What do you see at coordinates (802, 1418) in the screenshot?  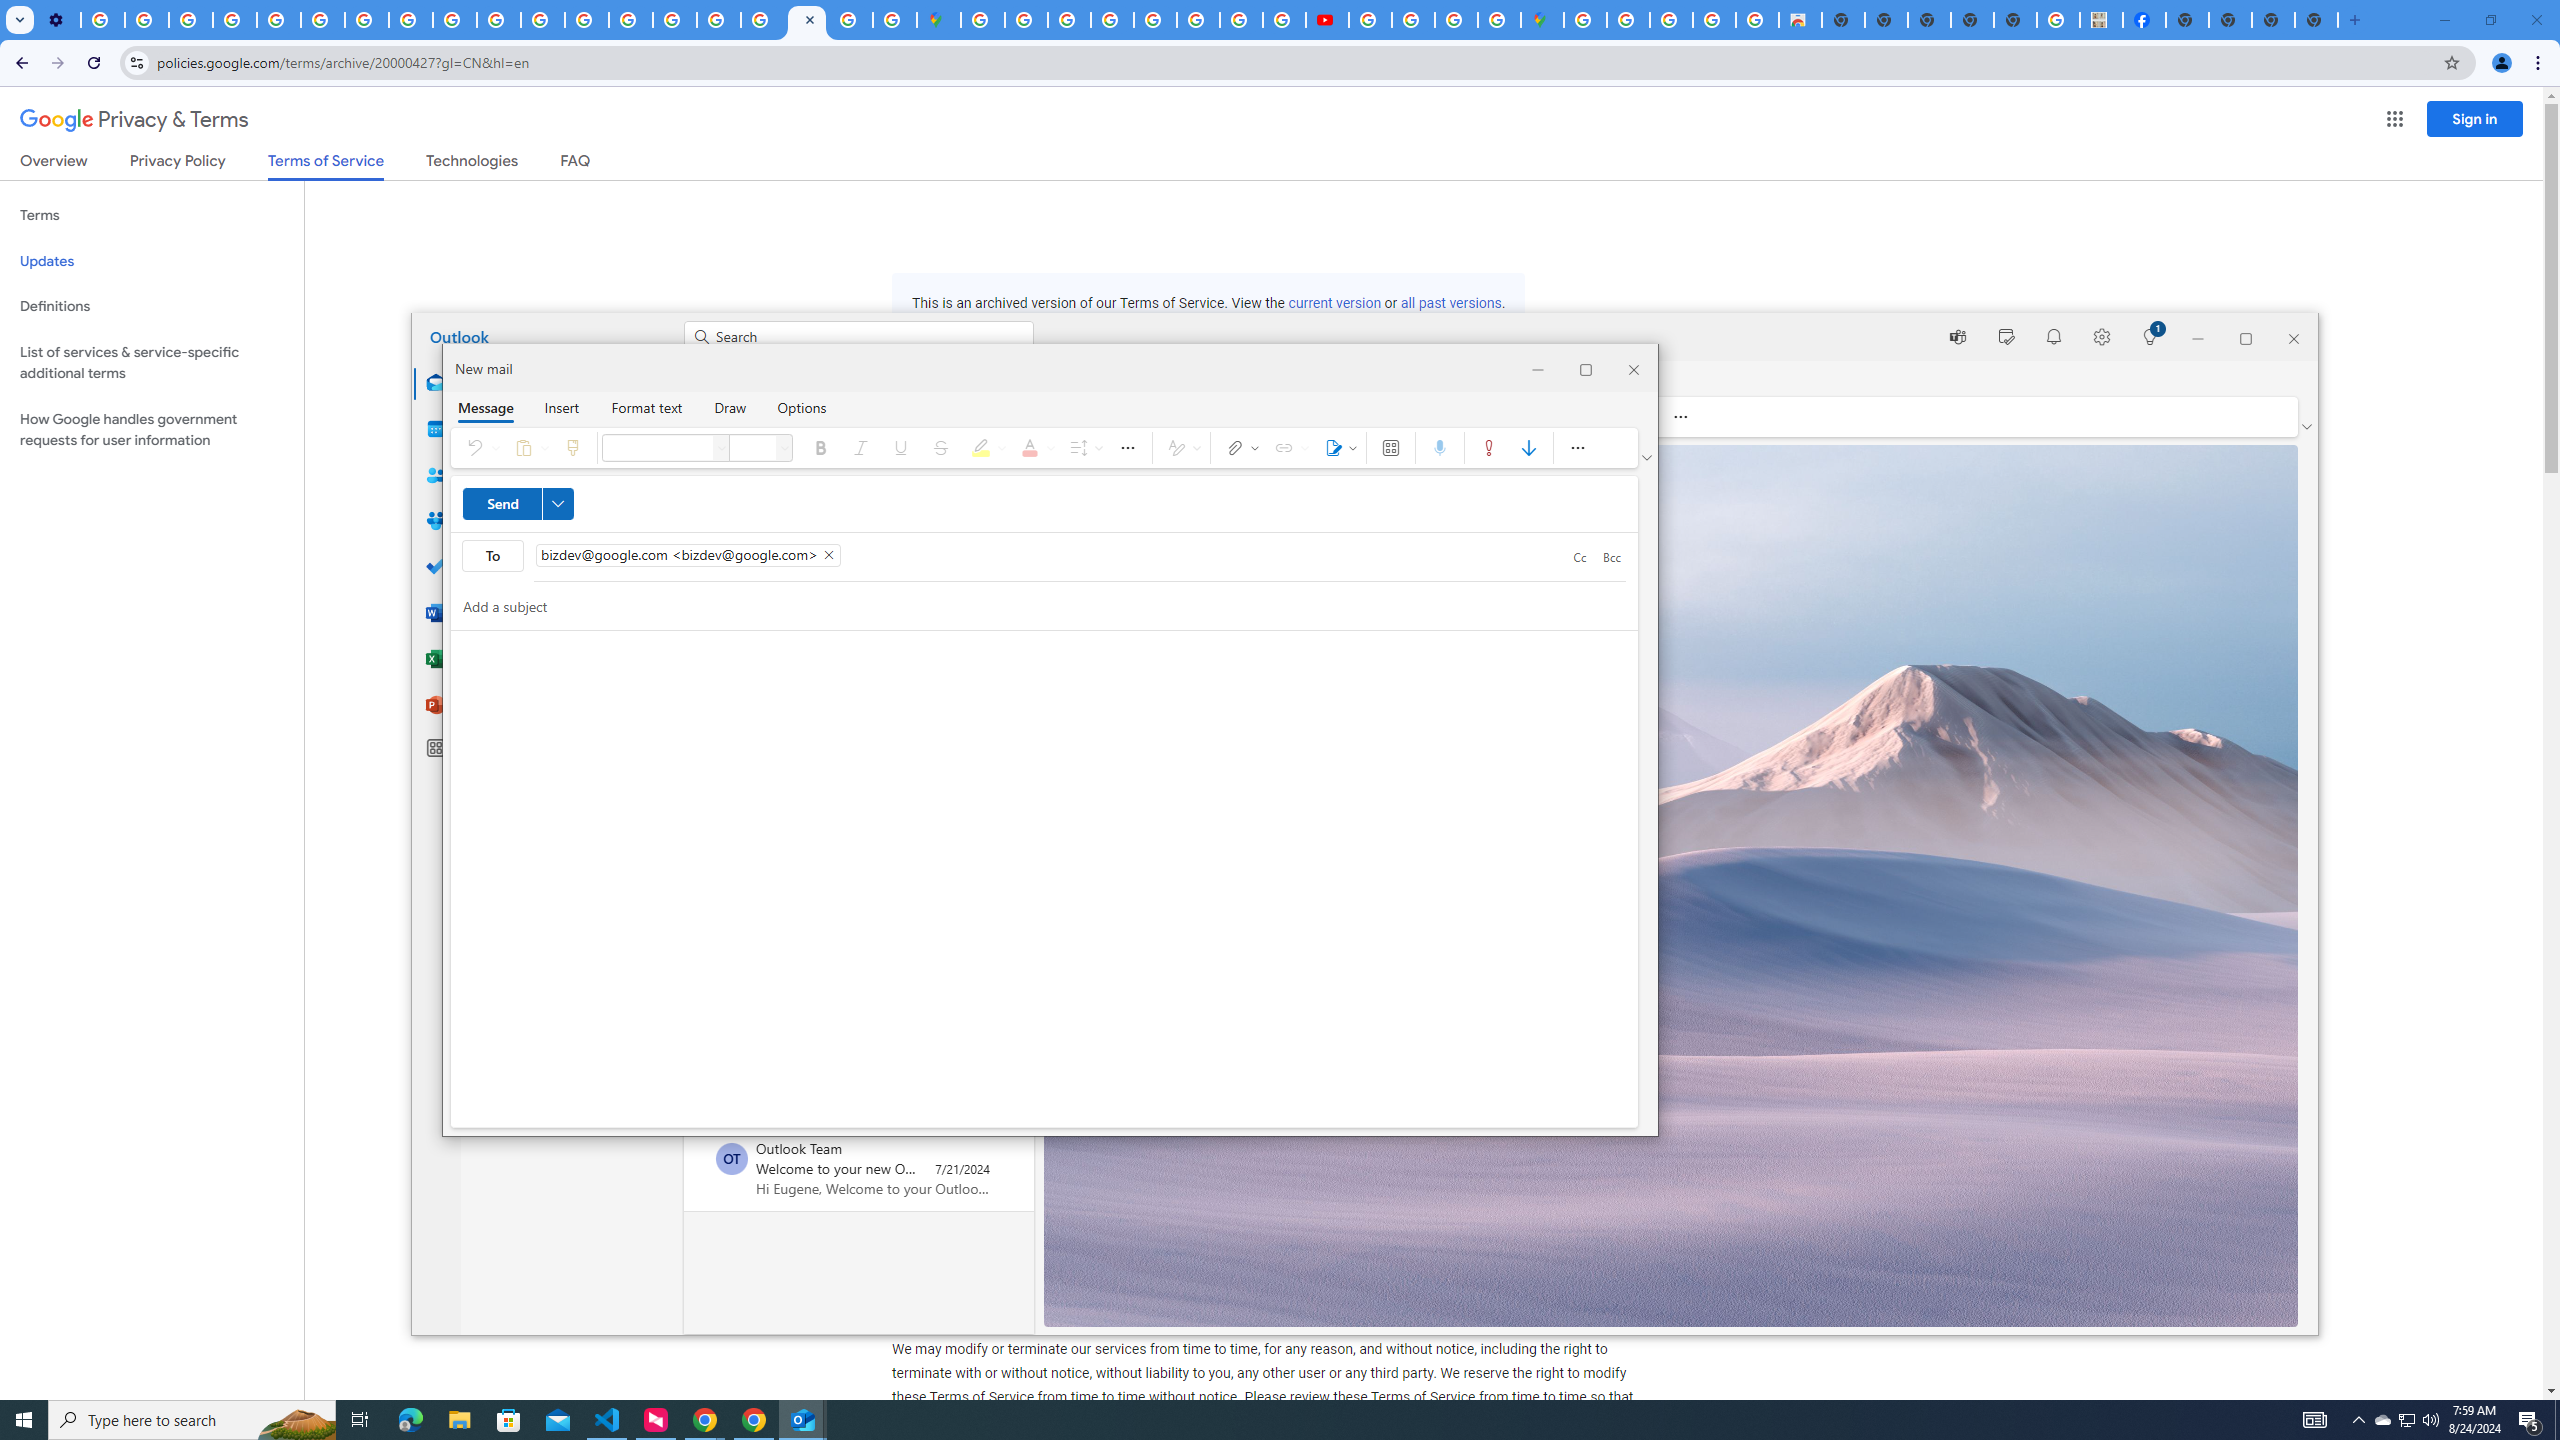 I see `'Outlook (new) - 2 running windows'` at bounding box center [802, 1418].